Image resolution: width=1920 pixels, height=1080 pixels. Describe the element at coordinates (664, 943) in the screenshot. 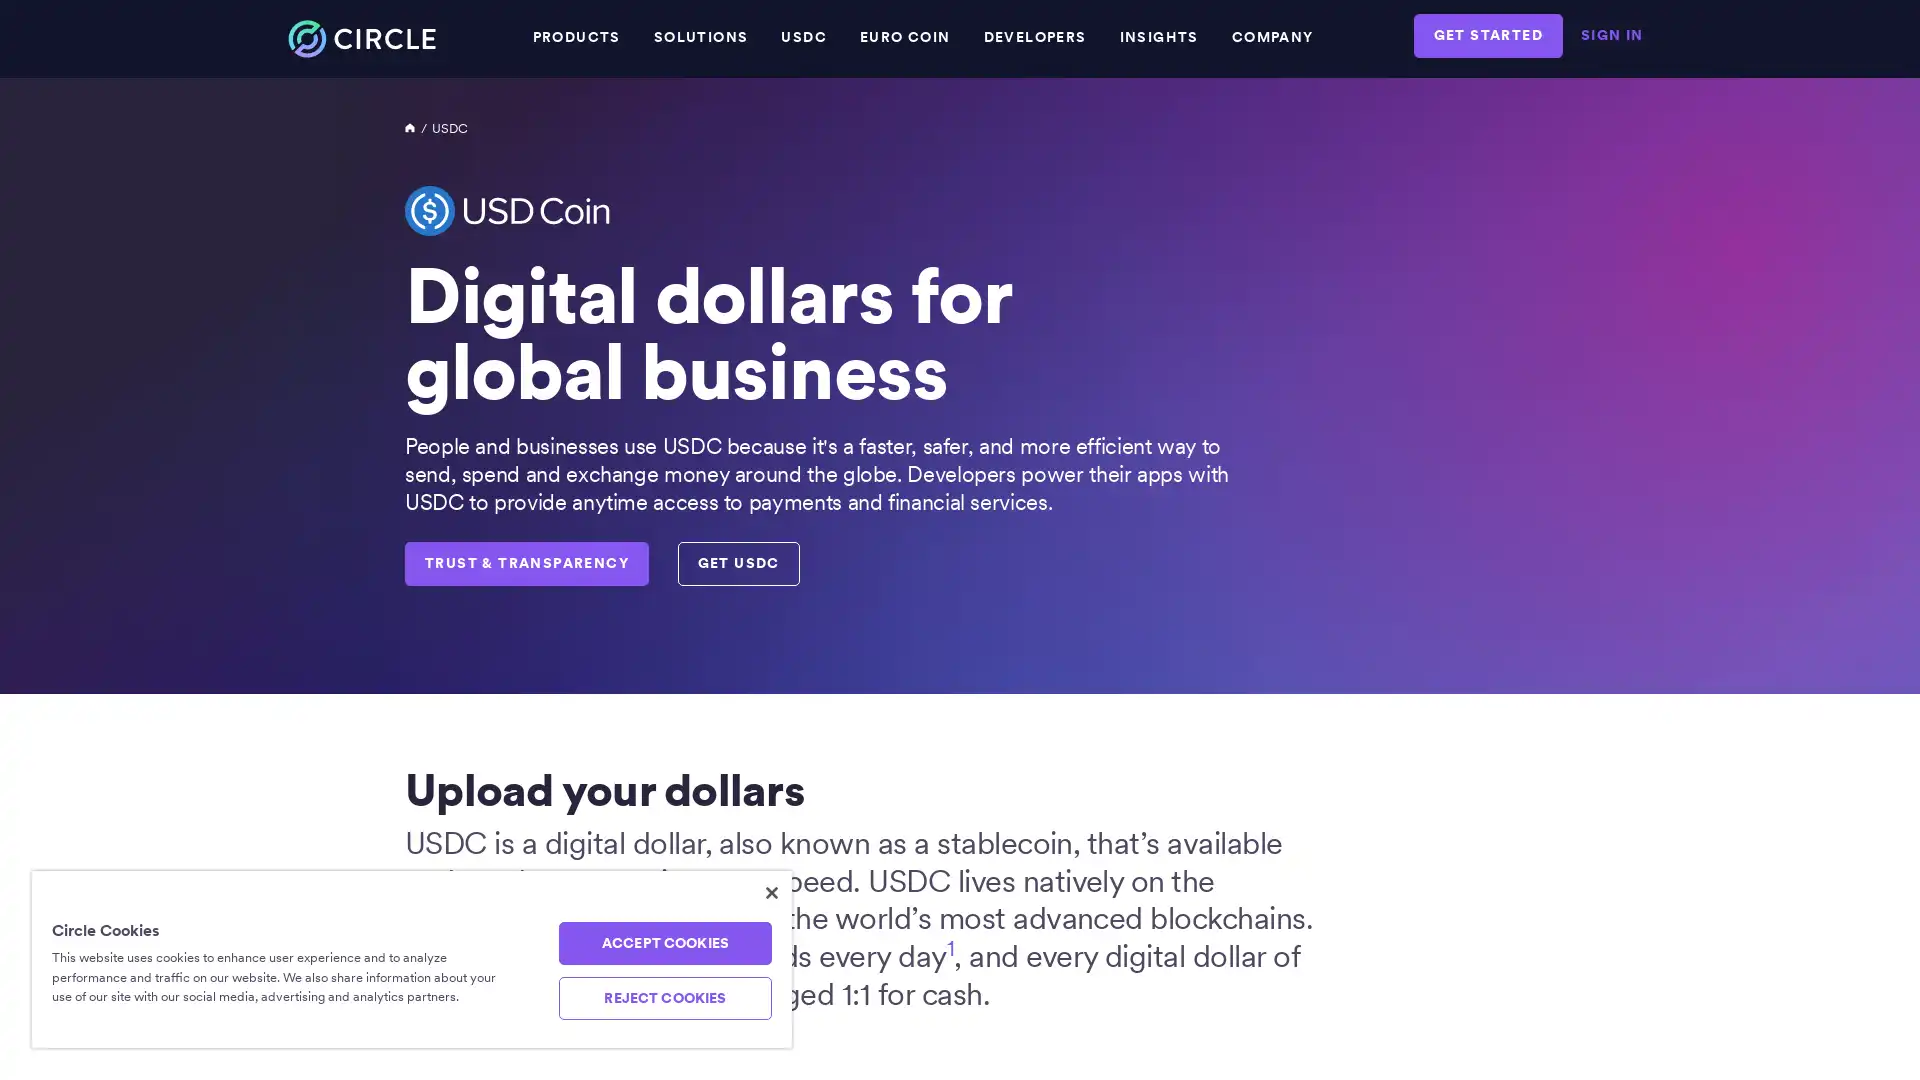

I see `ACCEPT COOKIES` at that location.